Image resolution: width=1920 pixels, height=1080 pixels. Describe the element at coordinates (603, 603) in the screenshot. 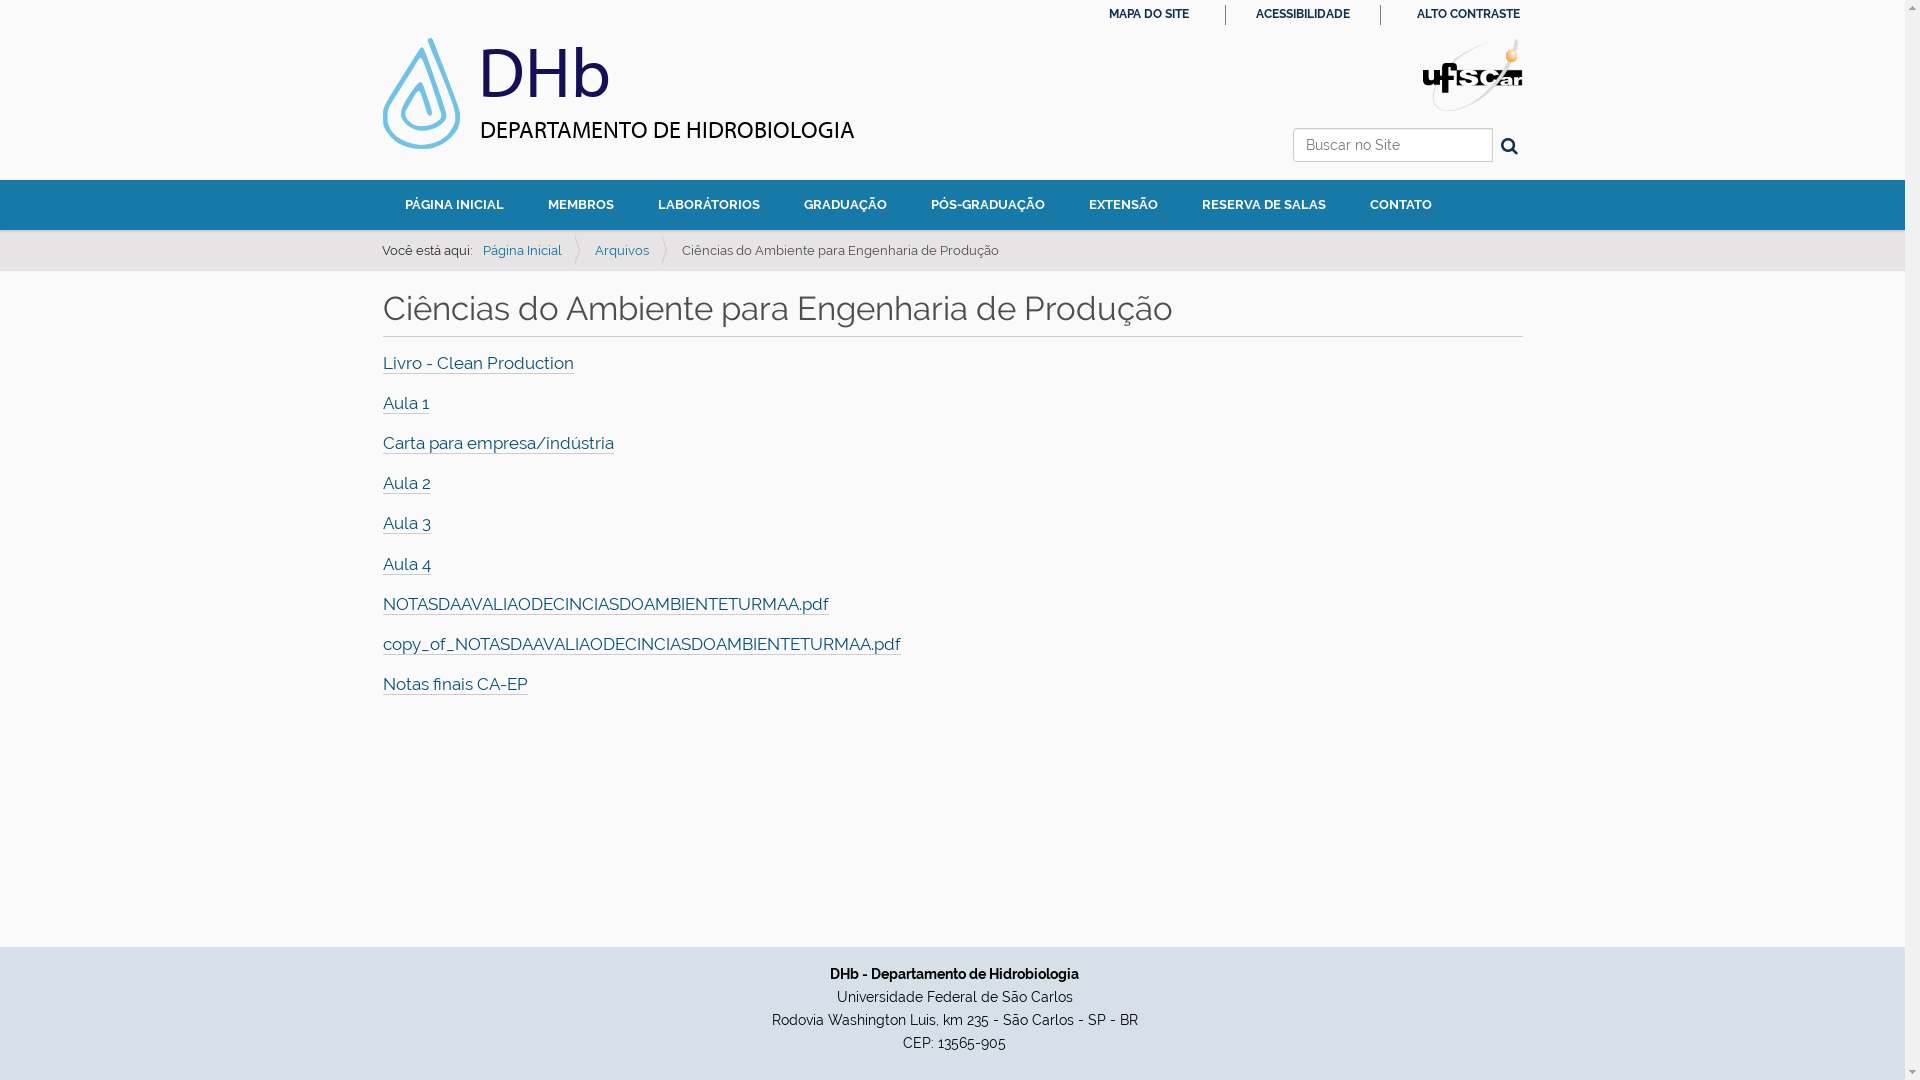

I see `'NOTASDAAVALIAODECINCIASDOAMBIENTETURMAA.pdf'` at that location.